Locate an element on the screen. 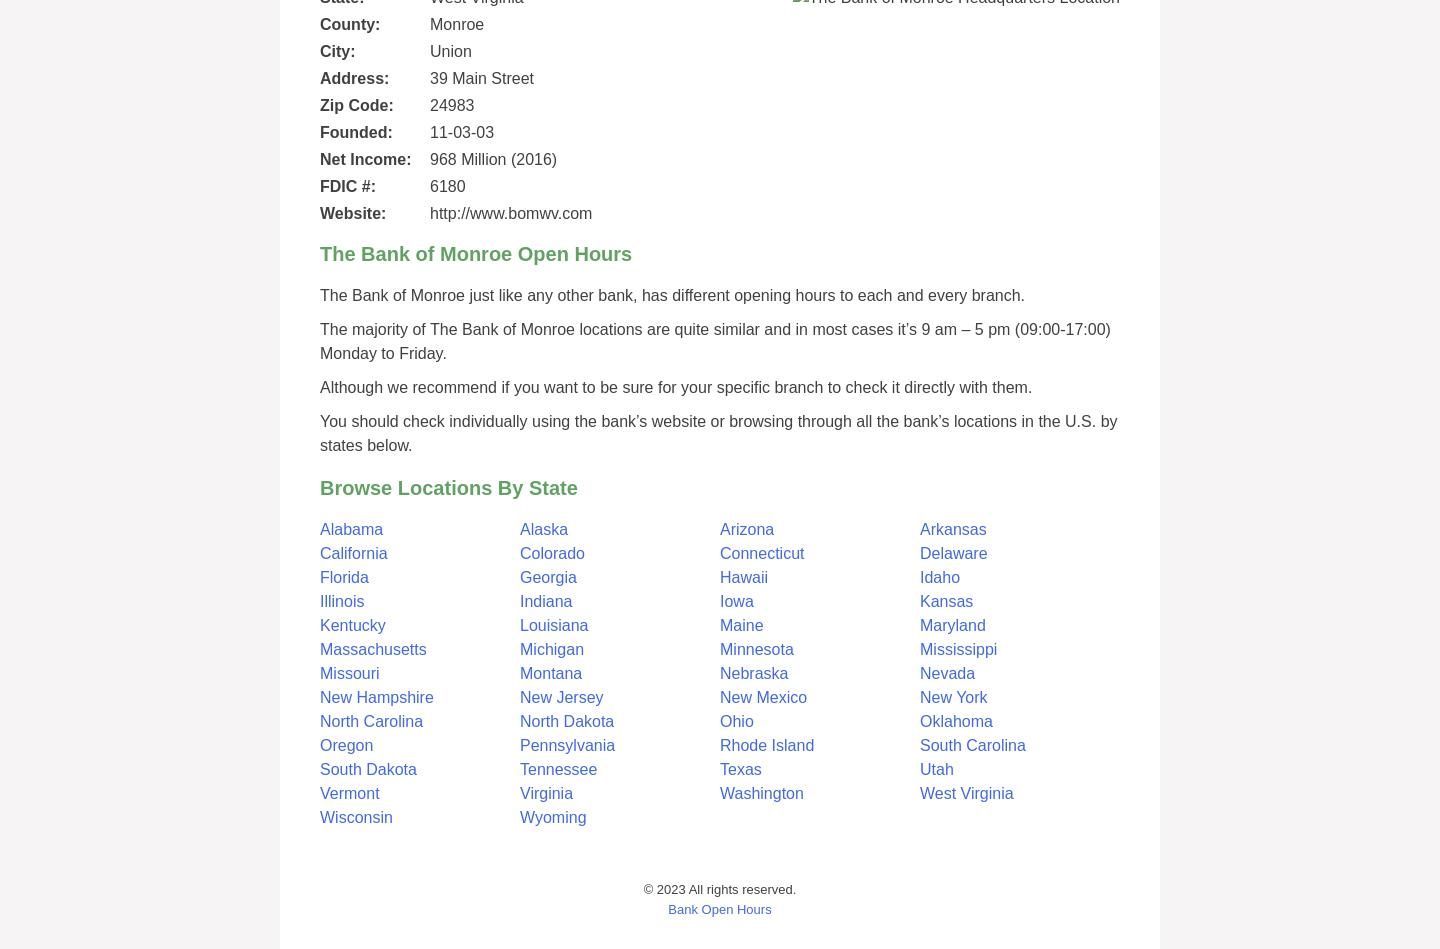 The image size is (1440, 949). 'Rhode Island' is located at coordinates (765, 745).